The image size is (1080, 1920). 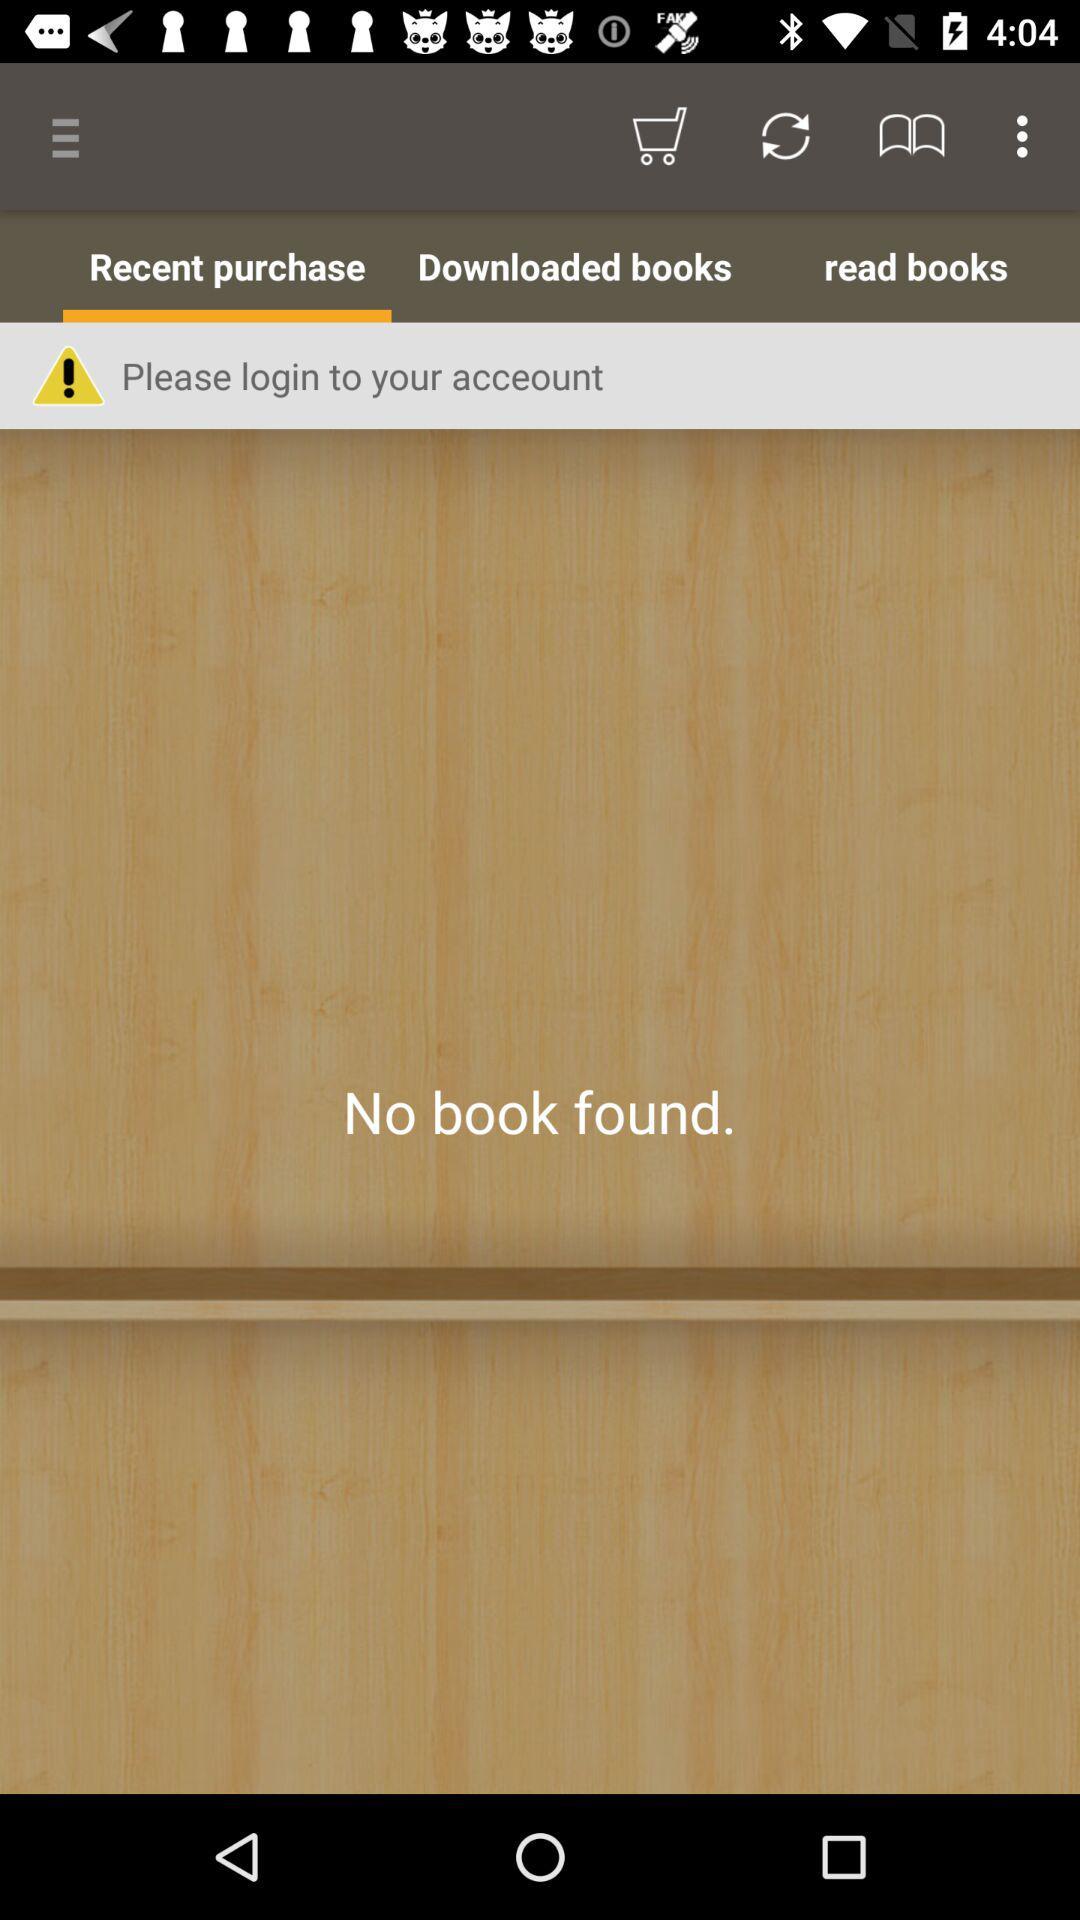 I want to click on main site, so click(x=540, y=1110).